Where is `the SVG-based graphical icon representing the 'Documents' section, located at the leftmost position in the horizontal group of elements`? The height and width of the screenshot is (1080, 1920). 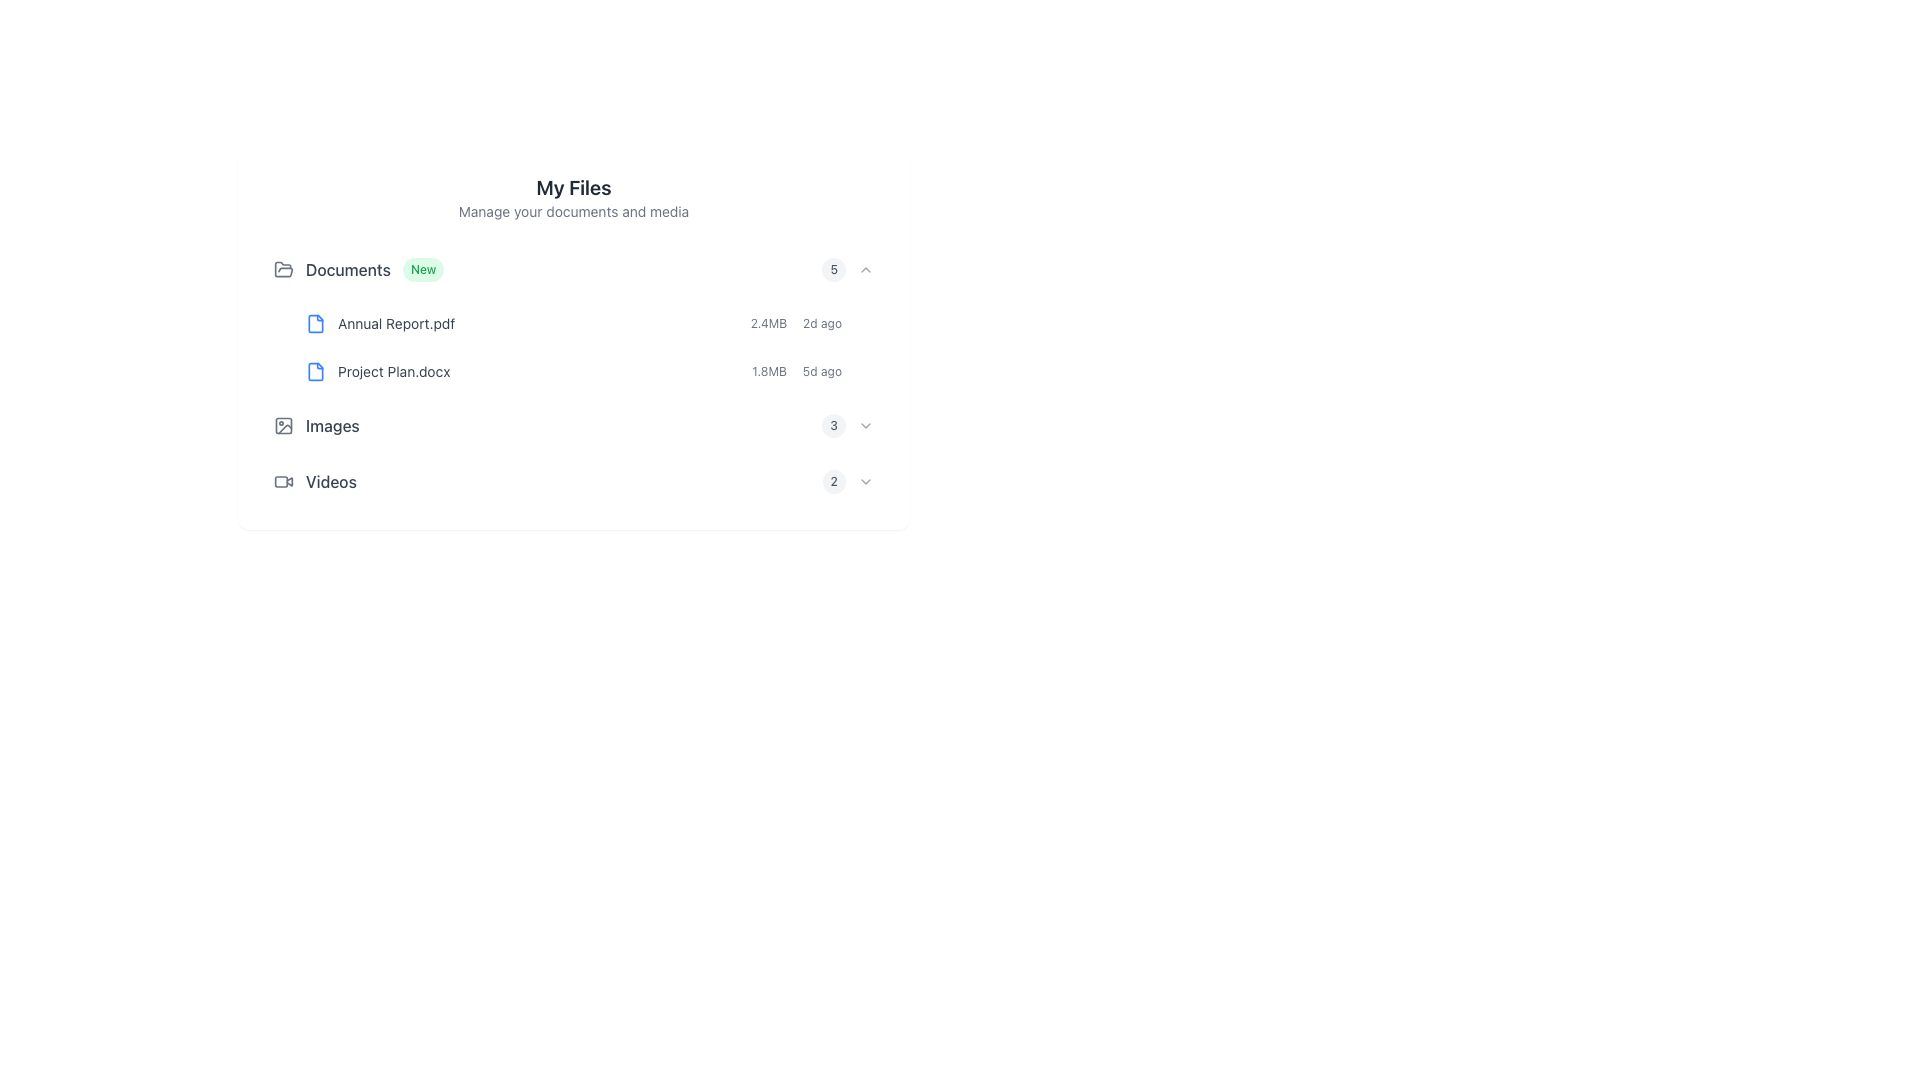
the SVG-based graphical icon representing the 'Documents' section, located at the leftmost position in the horizontal group of elements is located at coordinates (282, 270).